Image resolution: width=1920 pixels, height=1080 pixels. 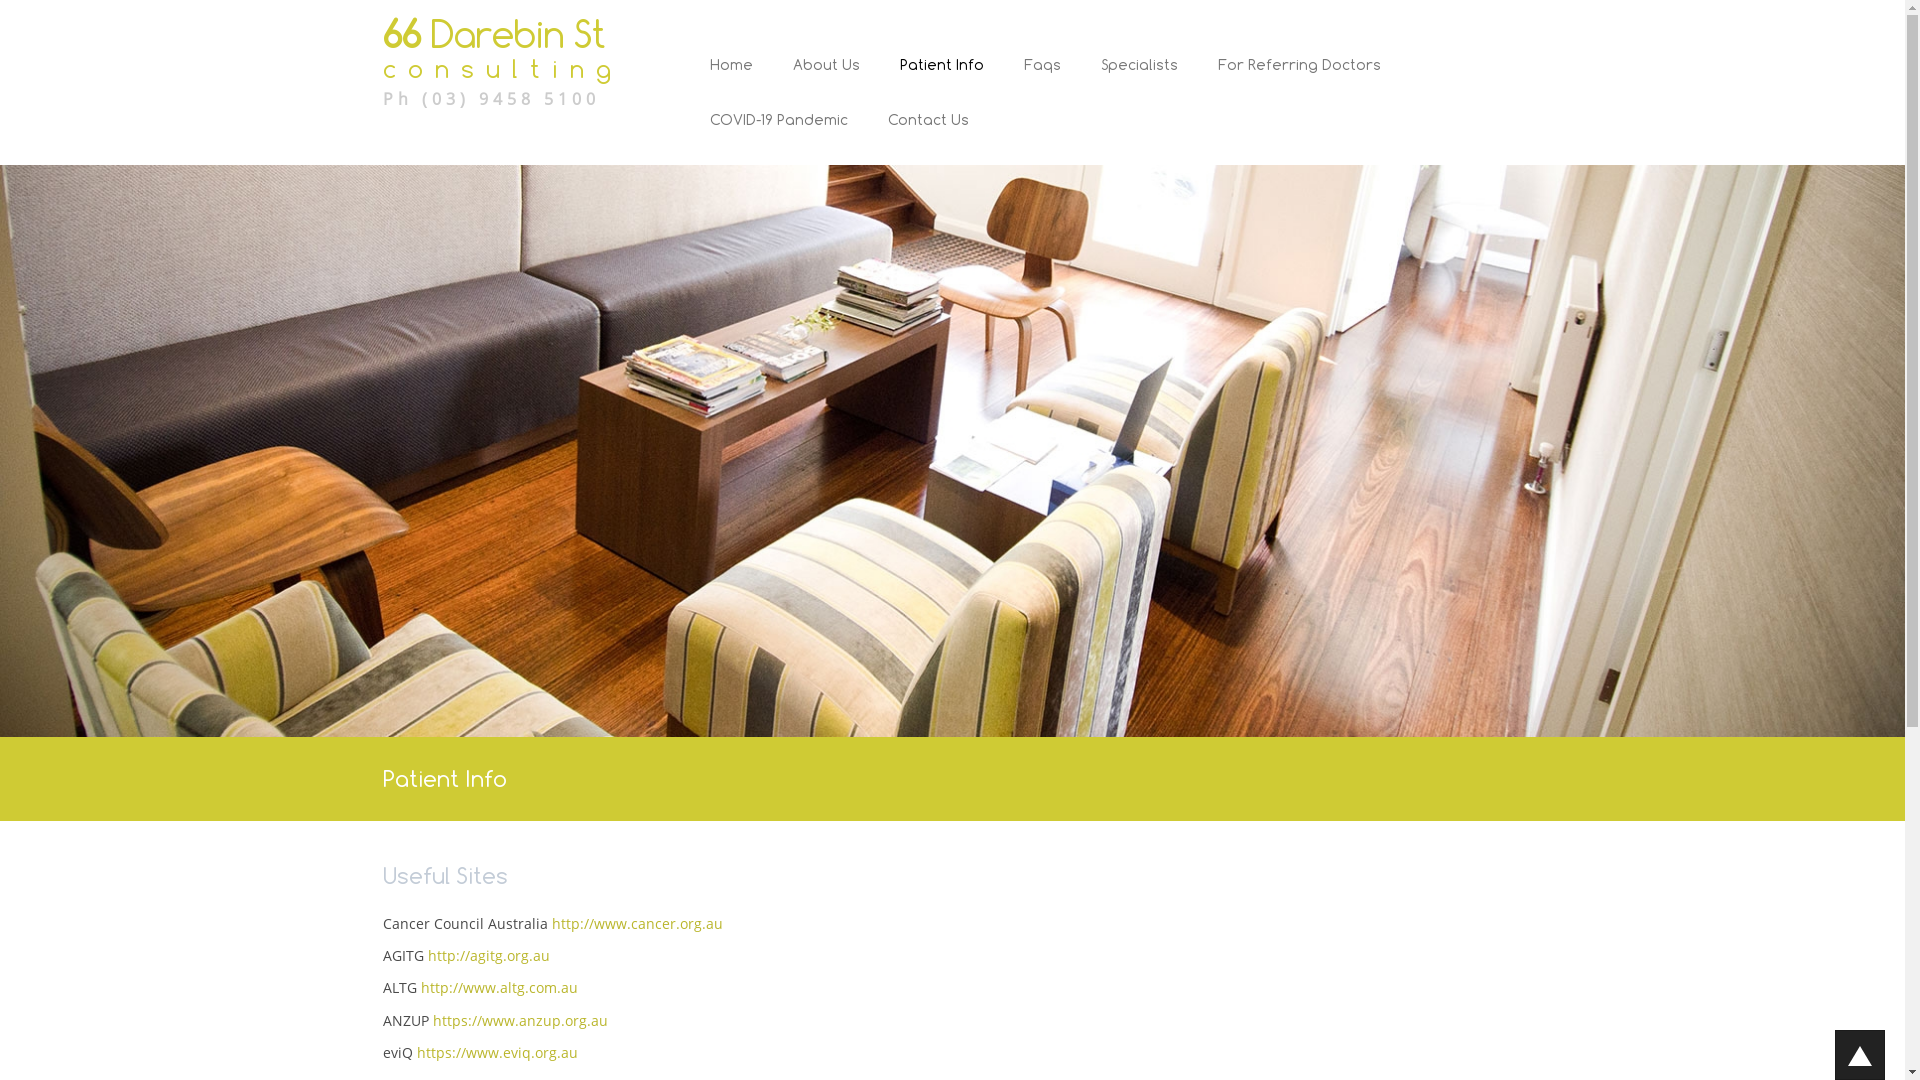 I want to click on 'Faqs', so click(x=1041, y=81).